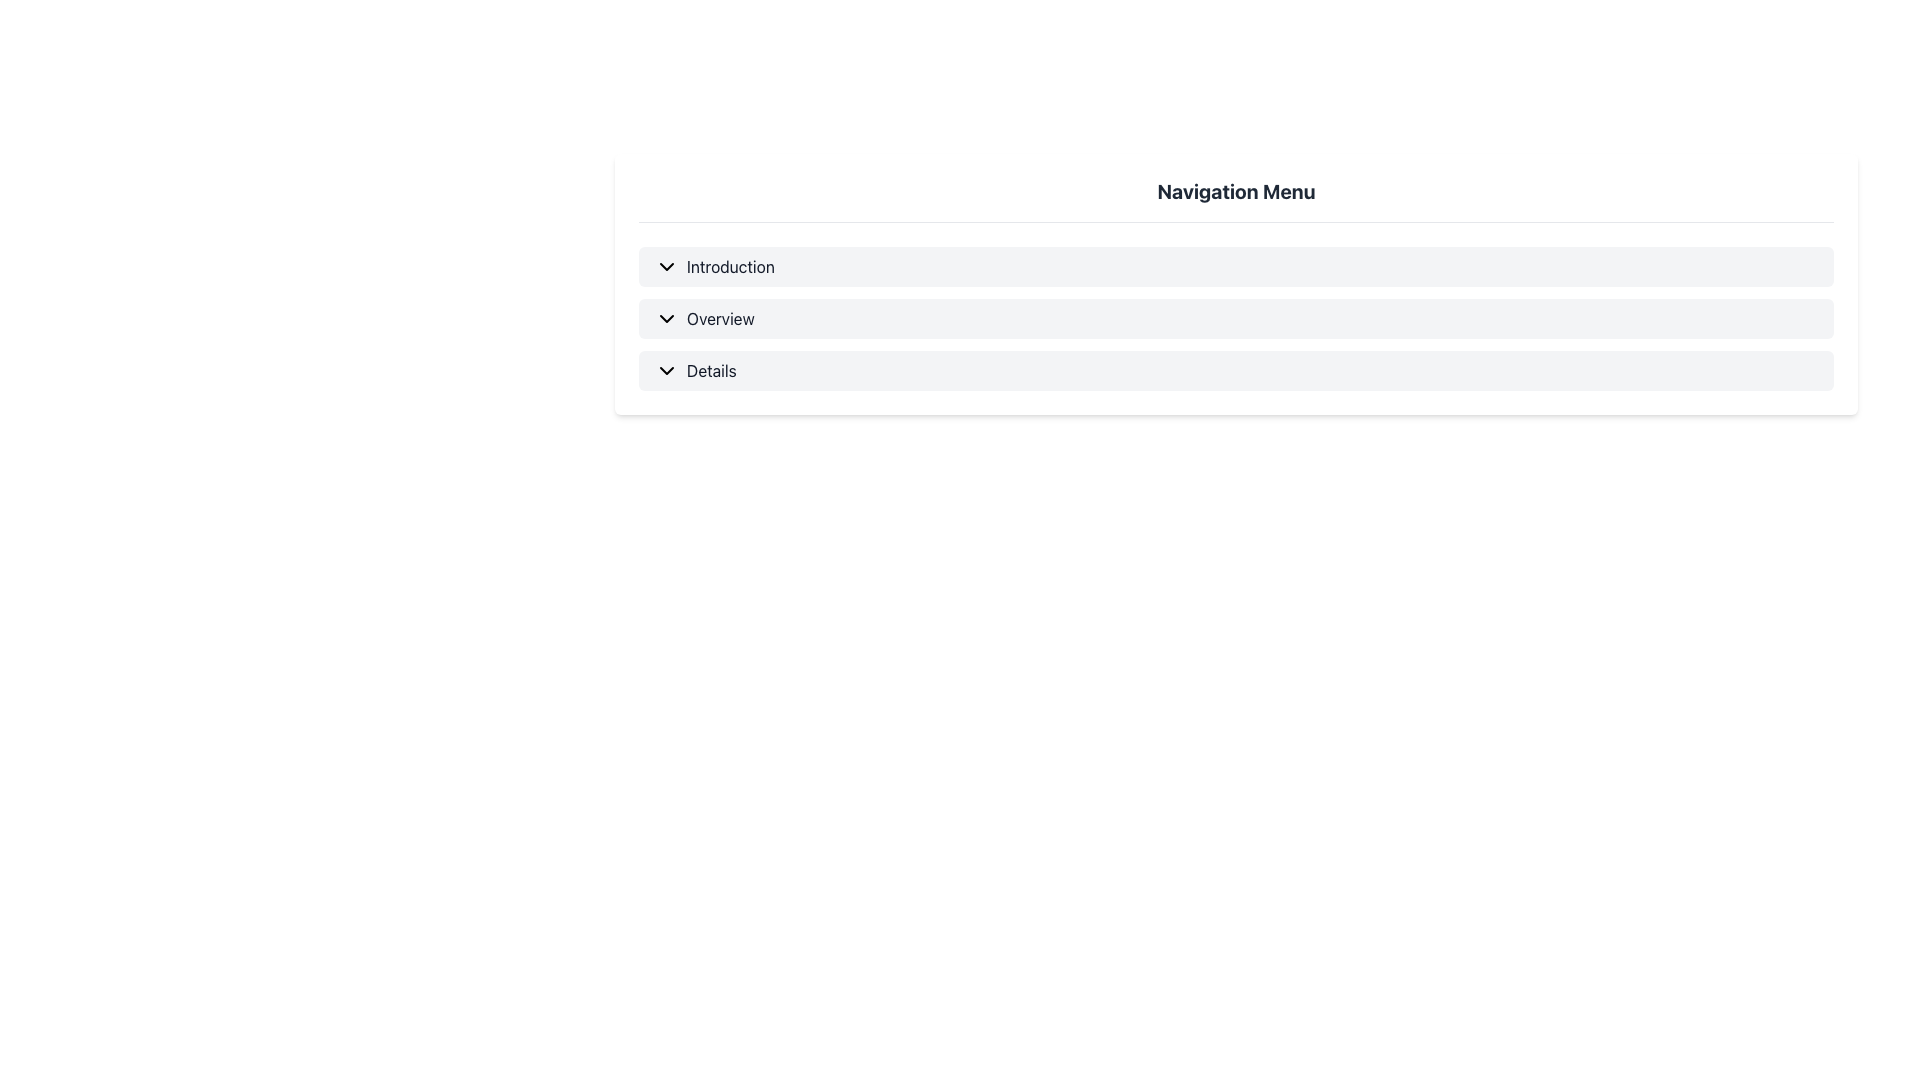 The height and width of the screenshot is (1080, 1920). What do you see at coordinates (1235, 318) in the screenshot?
I see `the collapsible menu item labeled 'Overview'` at bounding box center [1235, 318].